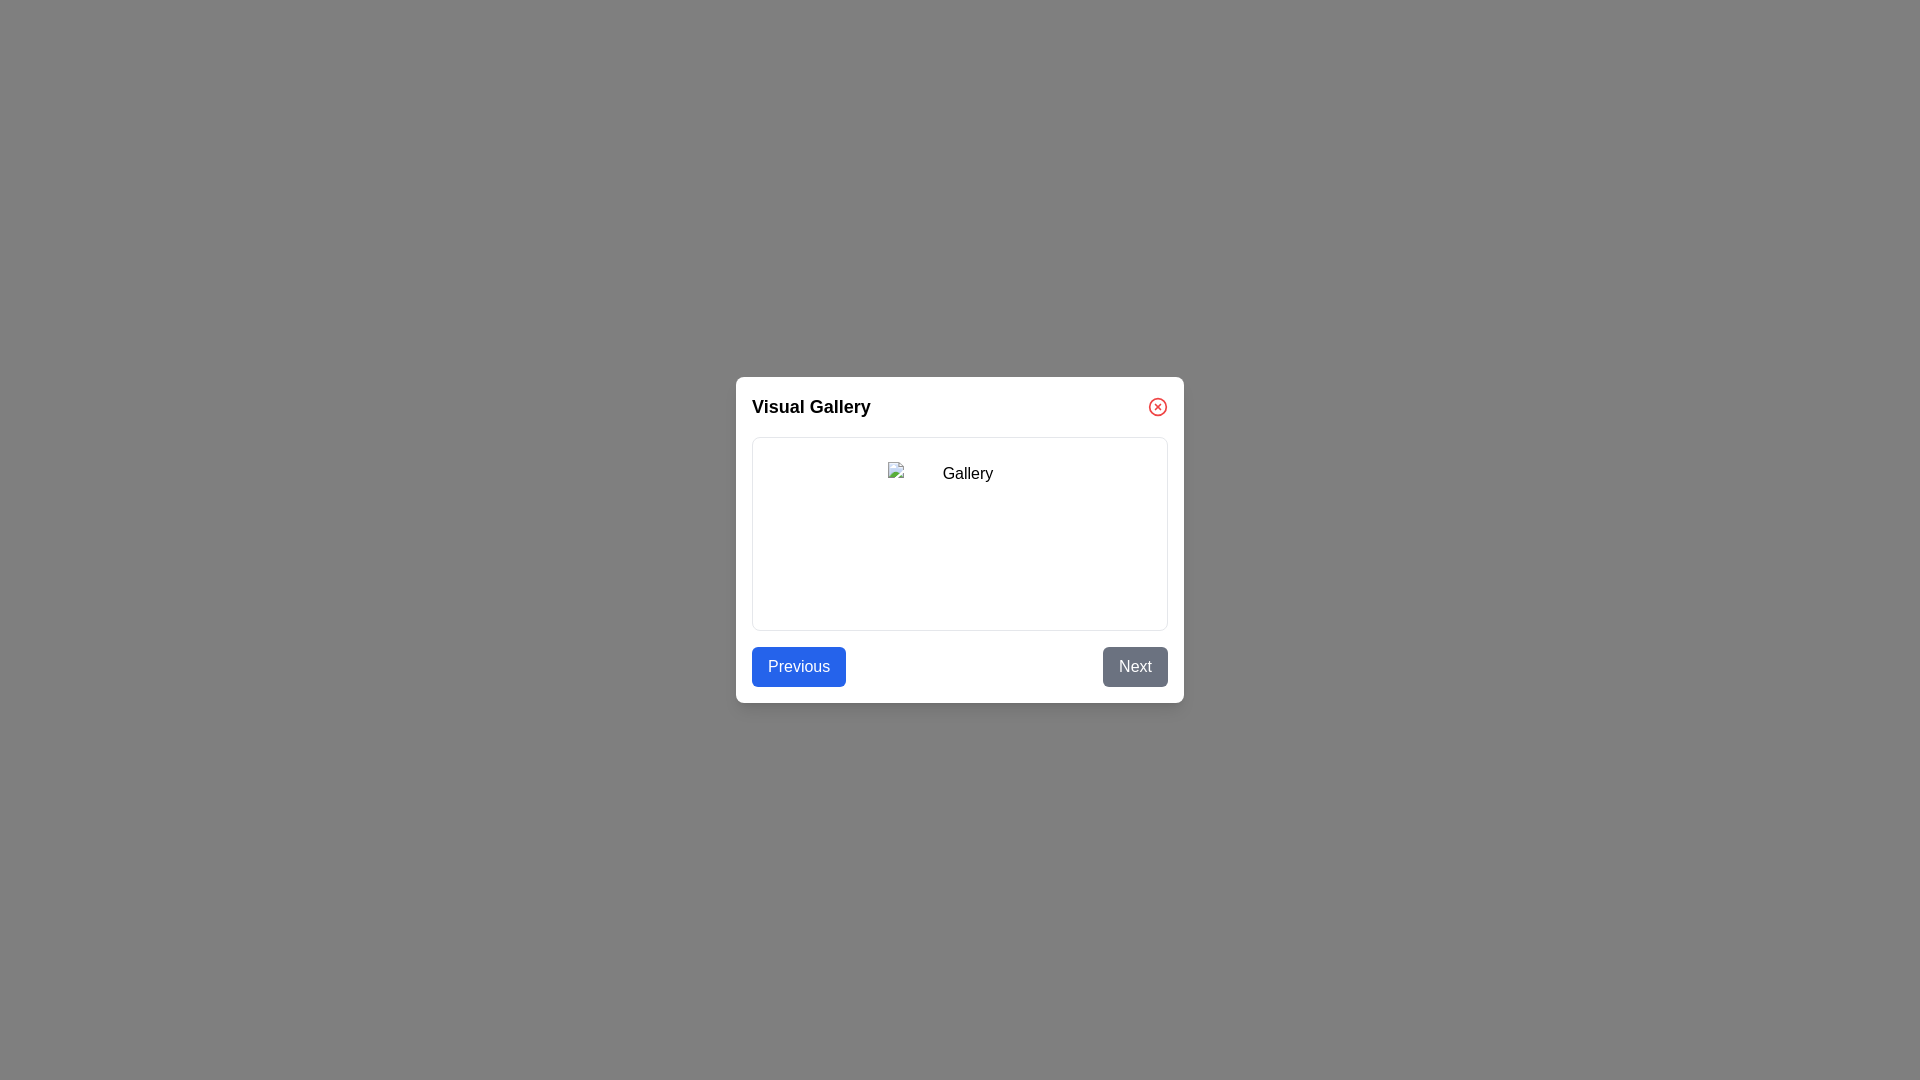 The image size is (1920, 1080). Describe the element at coordinates (1157, 406) in the screenshot. I see `the close button to close the dialog` at that location.